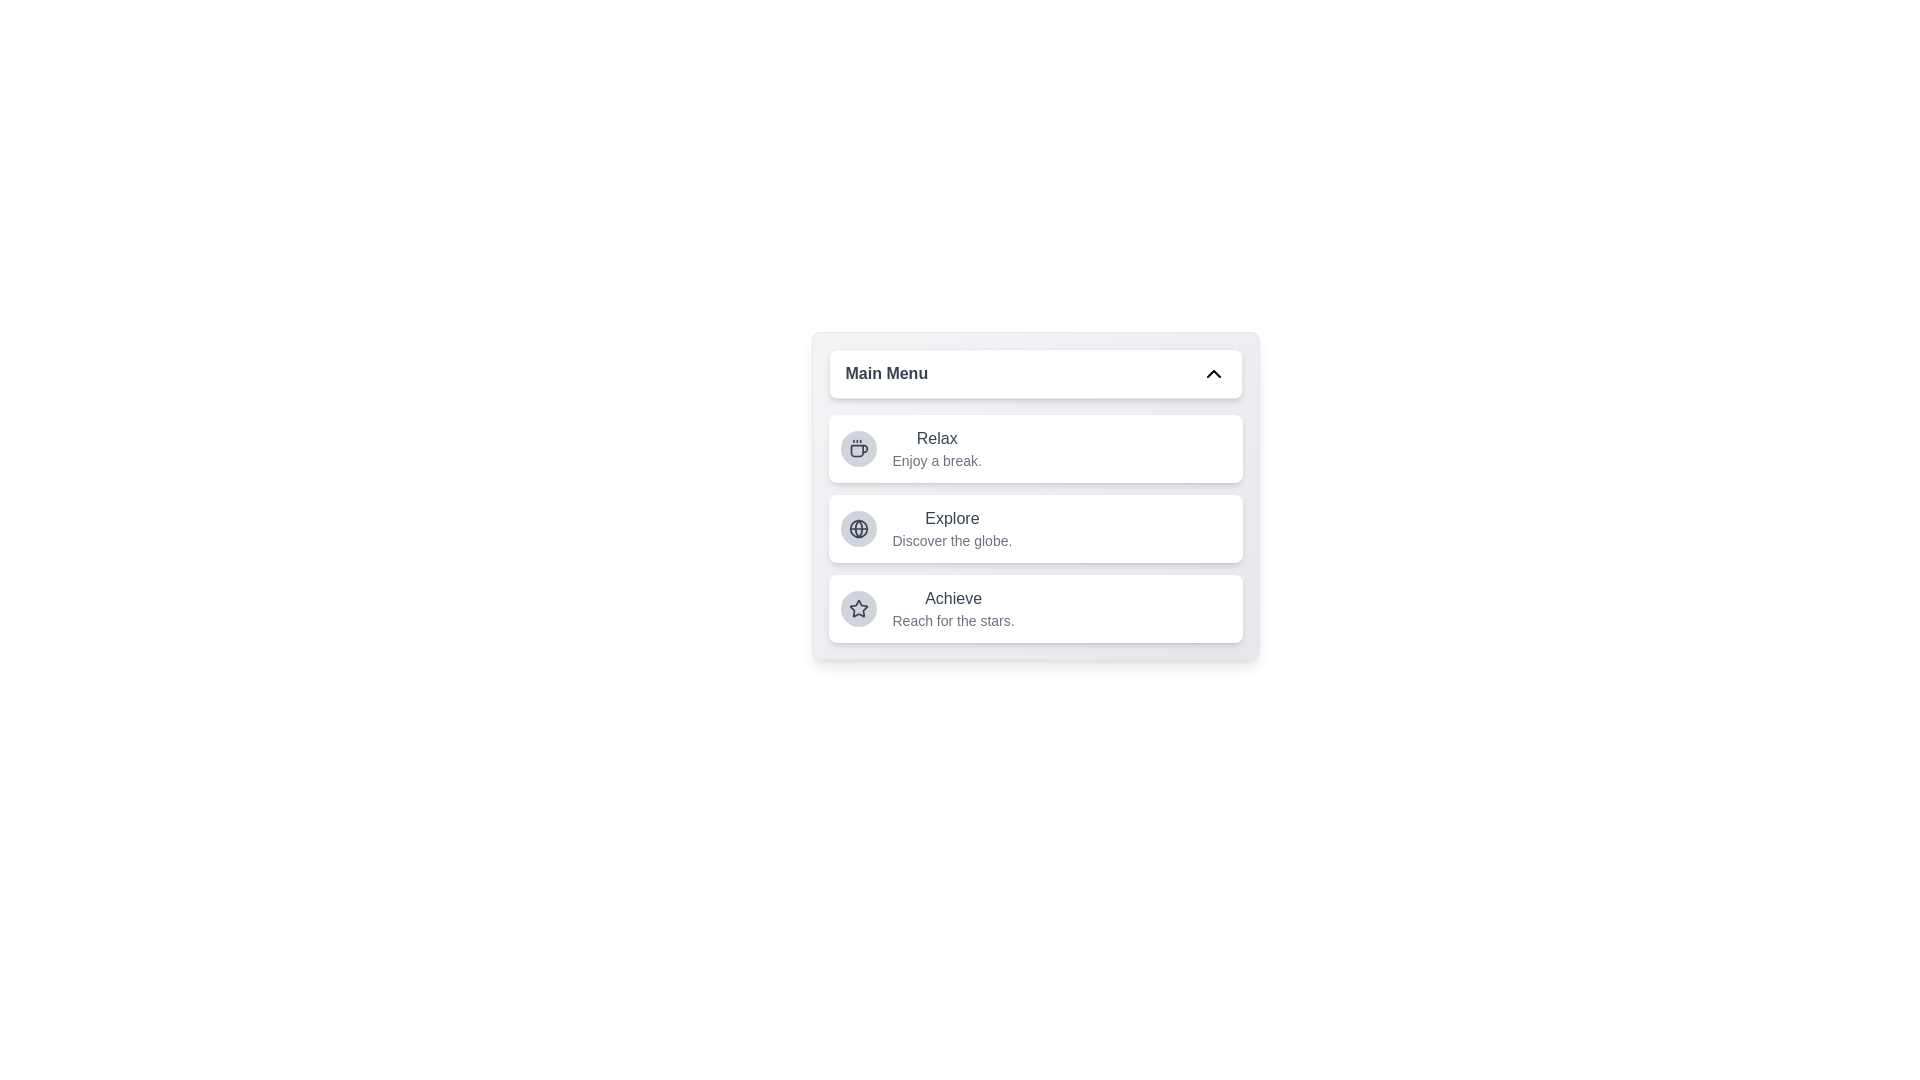 The image size is (1920, 1080). Describe the element at coordinates (1035, 527) in the screenshot. I see `the menu item corresponding to Explore` at that location.